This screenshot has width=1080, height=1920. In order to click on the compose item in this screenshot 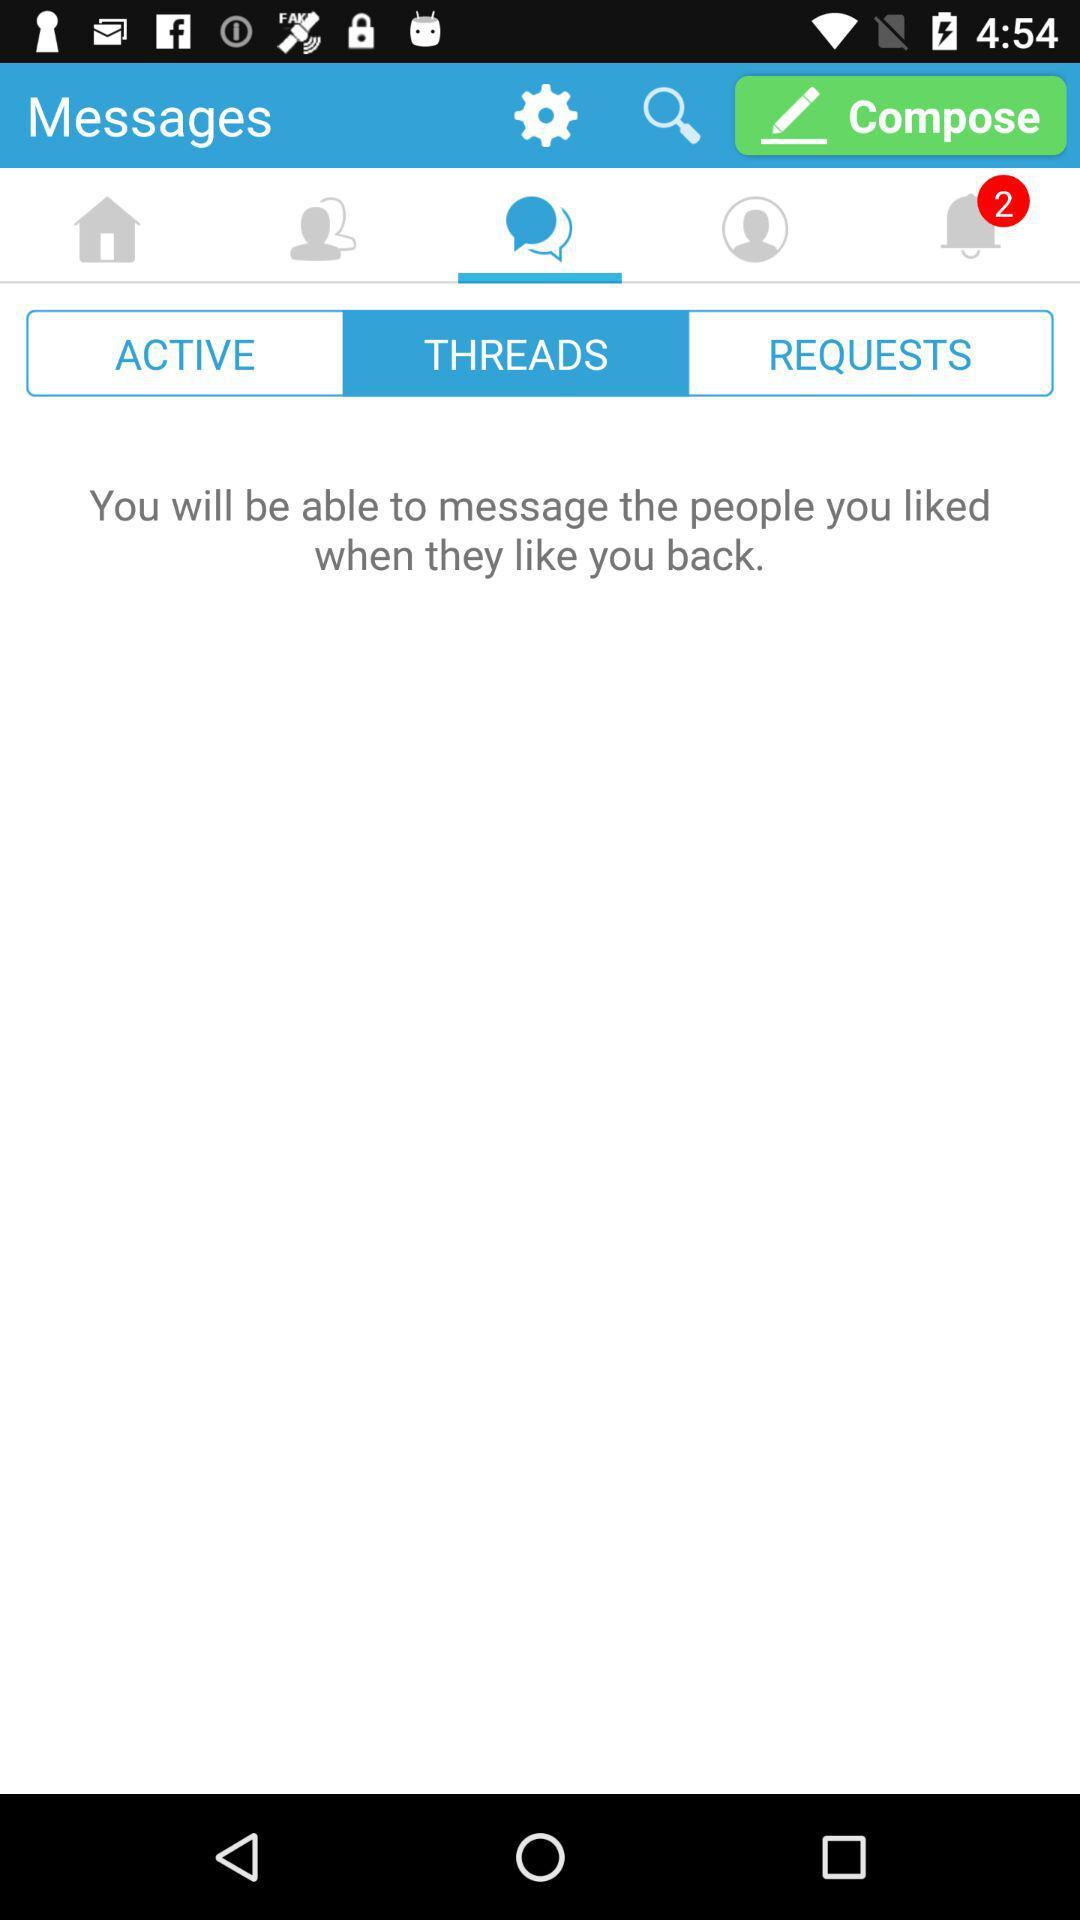, I will do `click(900, 114)`.